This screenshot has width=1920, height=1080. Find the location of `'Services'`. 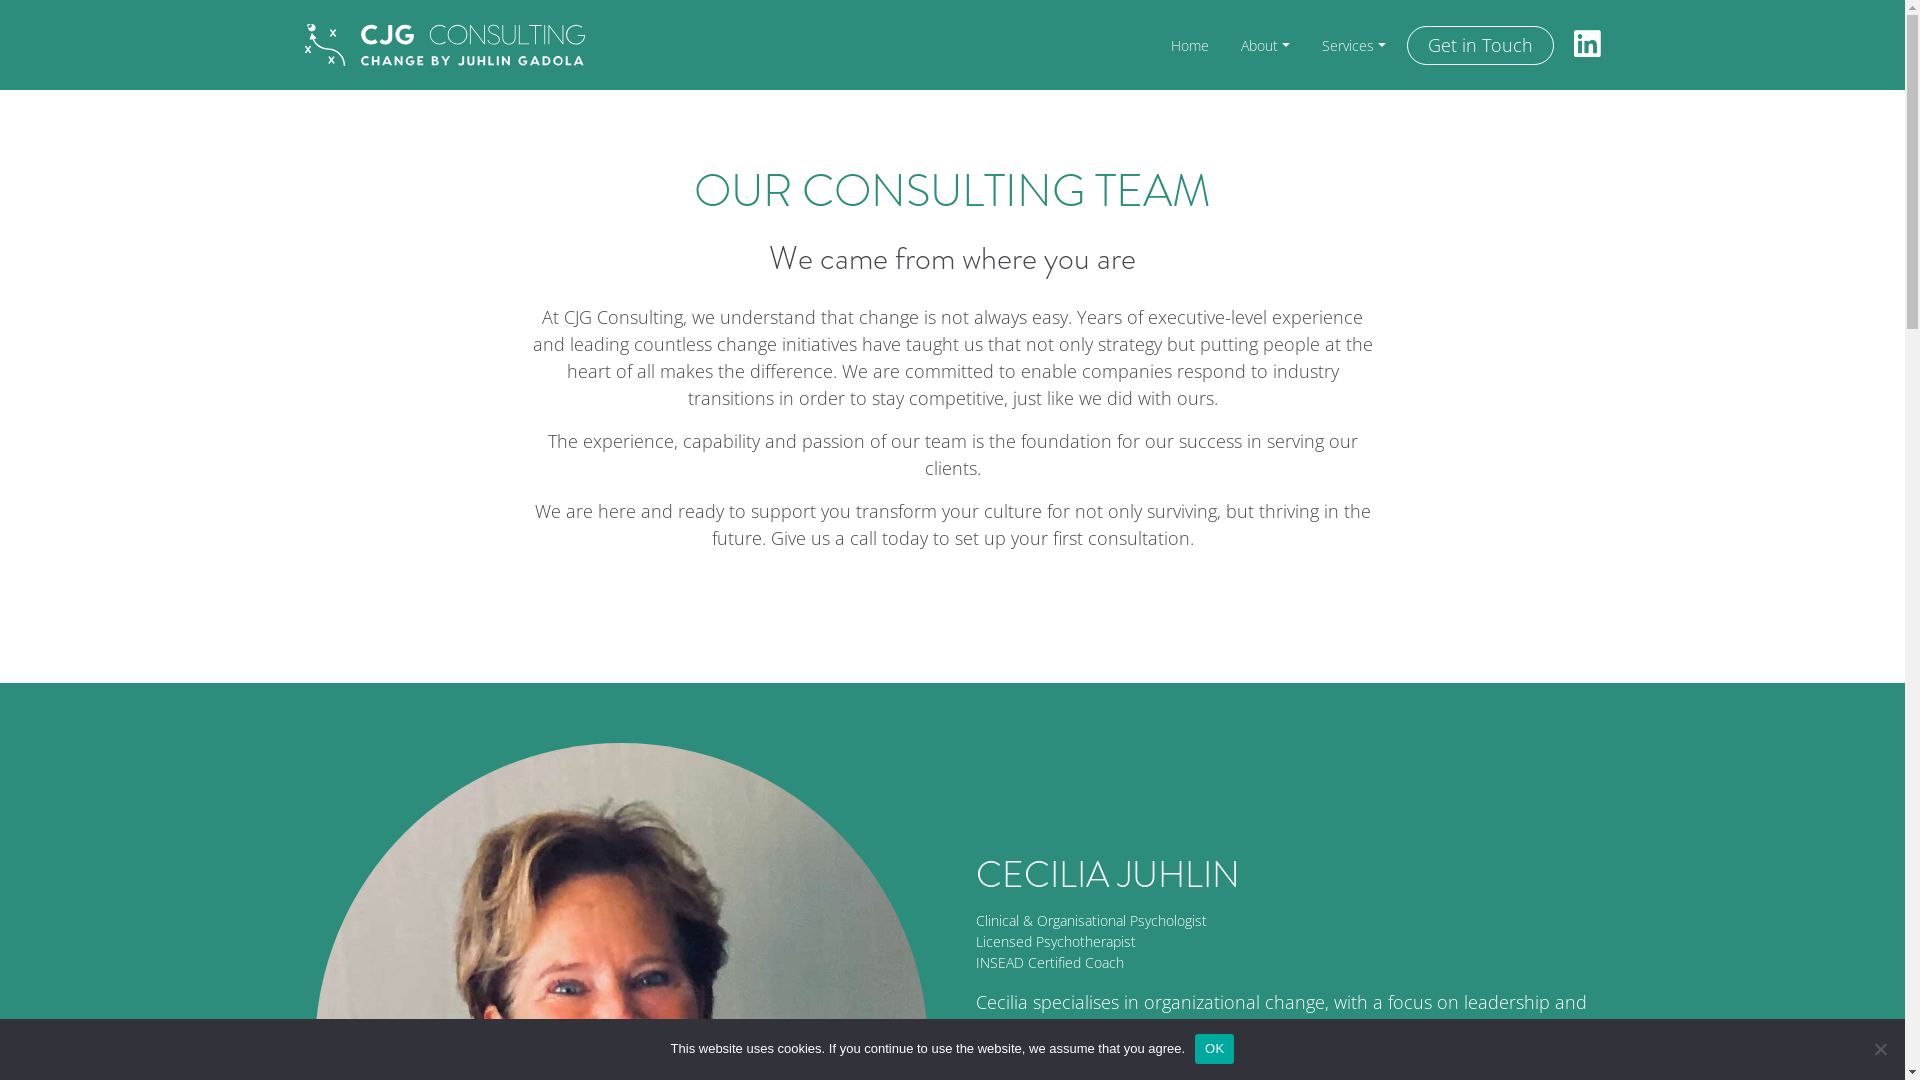

'Services' is located at coordinates (1353, 45).